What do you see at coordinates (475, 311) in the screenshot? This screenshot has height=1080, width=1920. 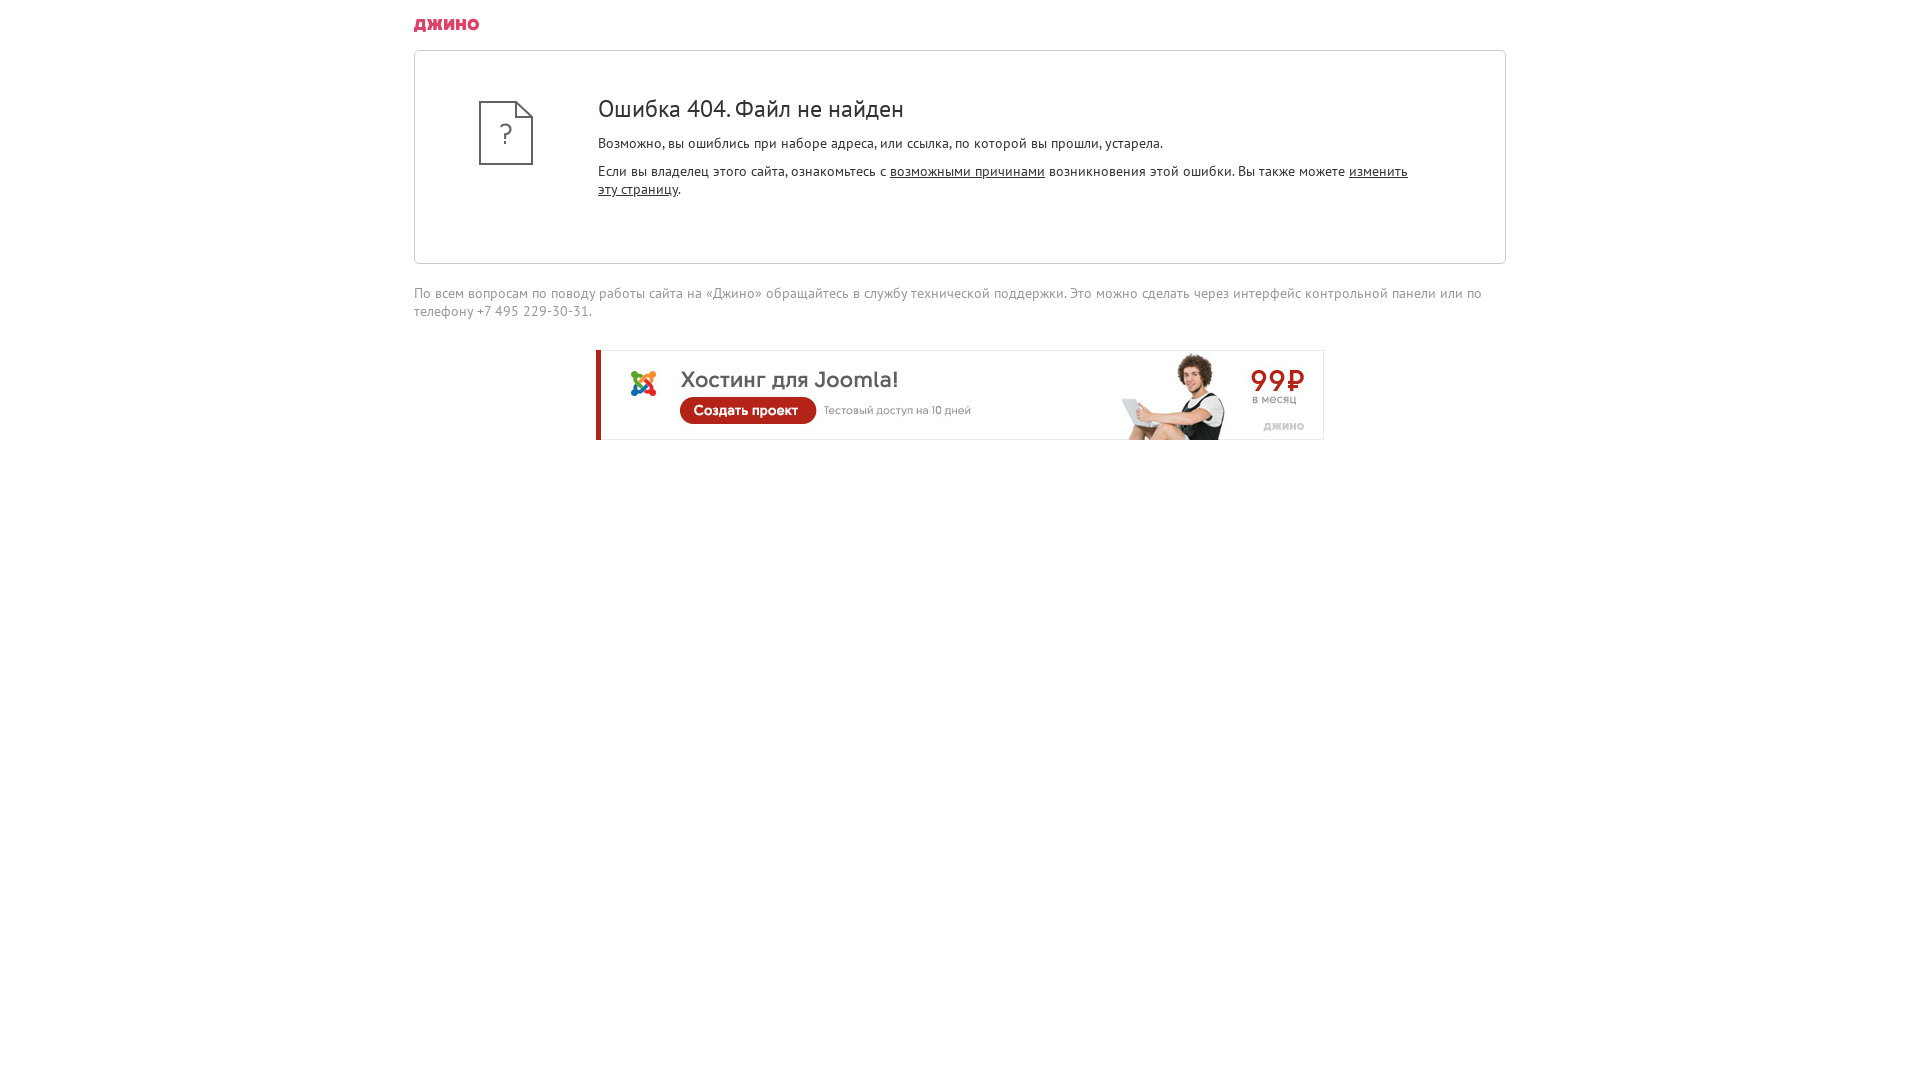 I see `'+7 495 229-30-31'` at bounding box center [475, 311].